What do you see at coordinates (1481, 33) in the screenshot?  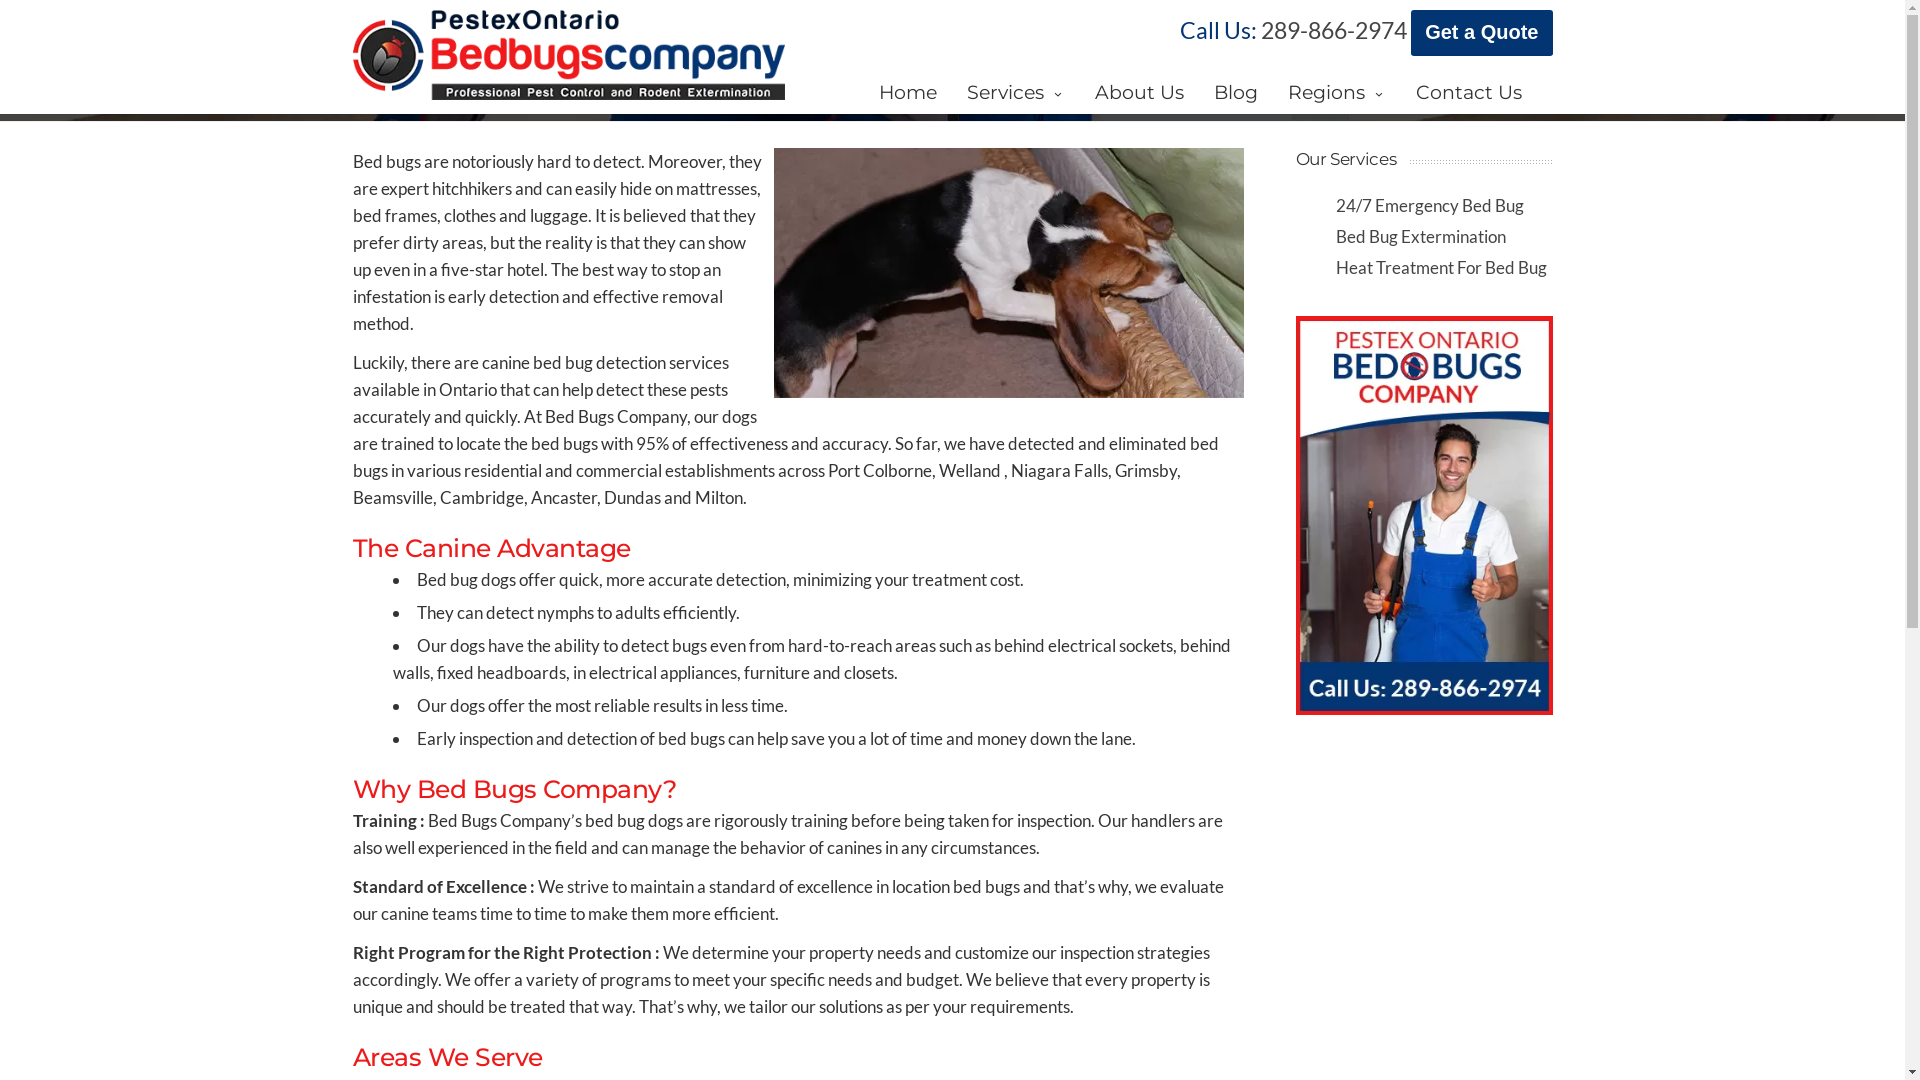 I see `'Get a Quote'` at bounding box center [1481, 33].